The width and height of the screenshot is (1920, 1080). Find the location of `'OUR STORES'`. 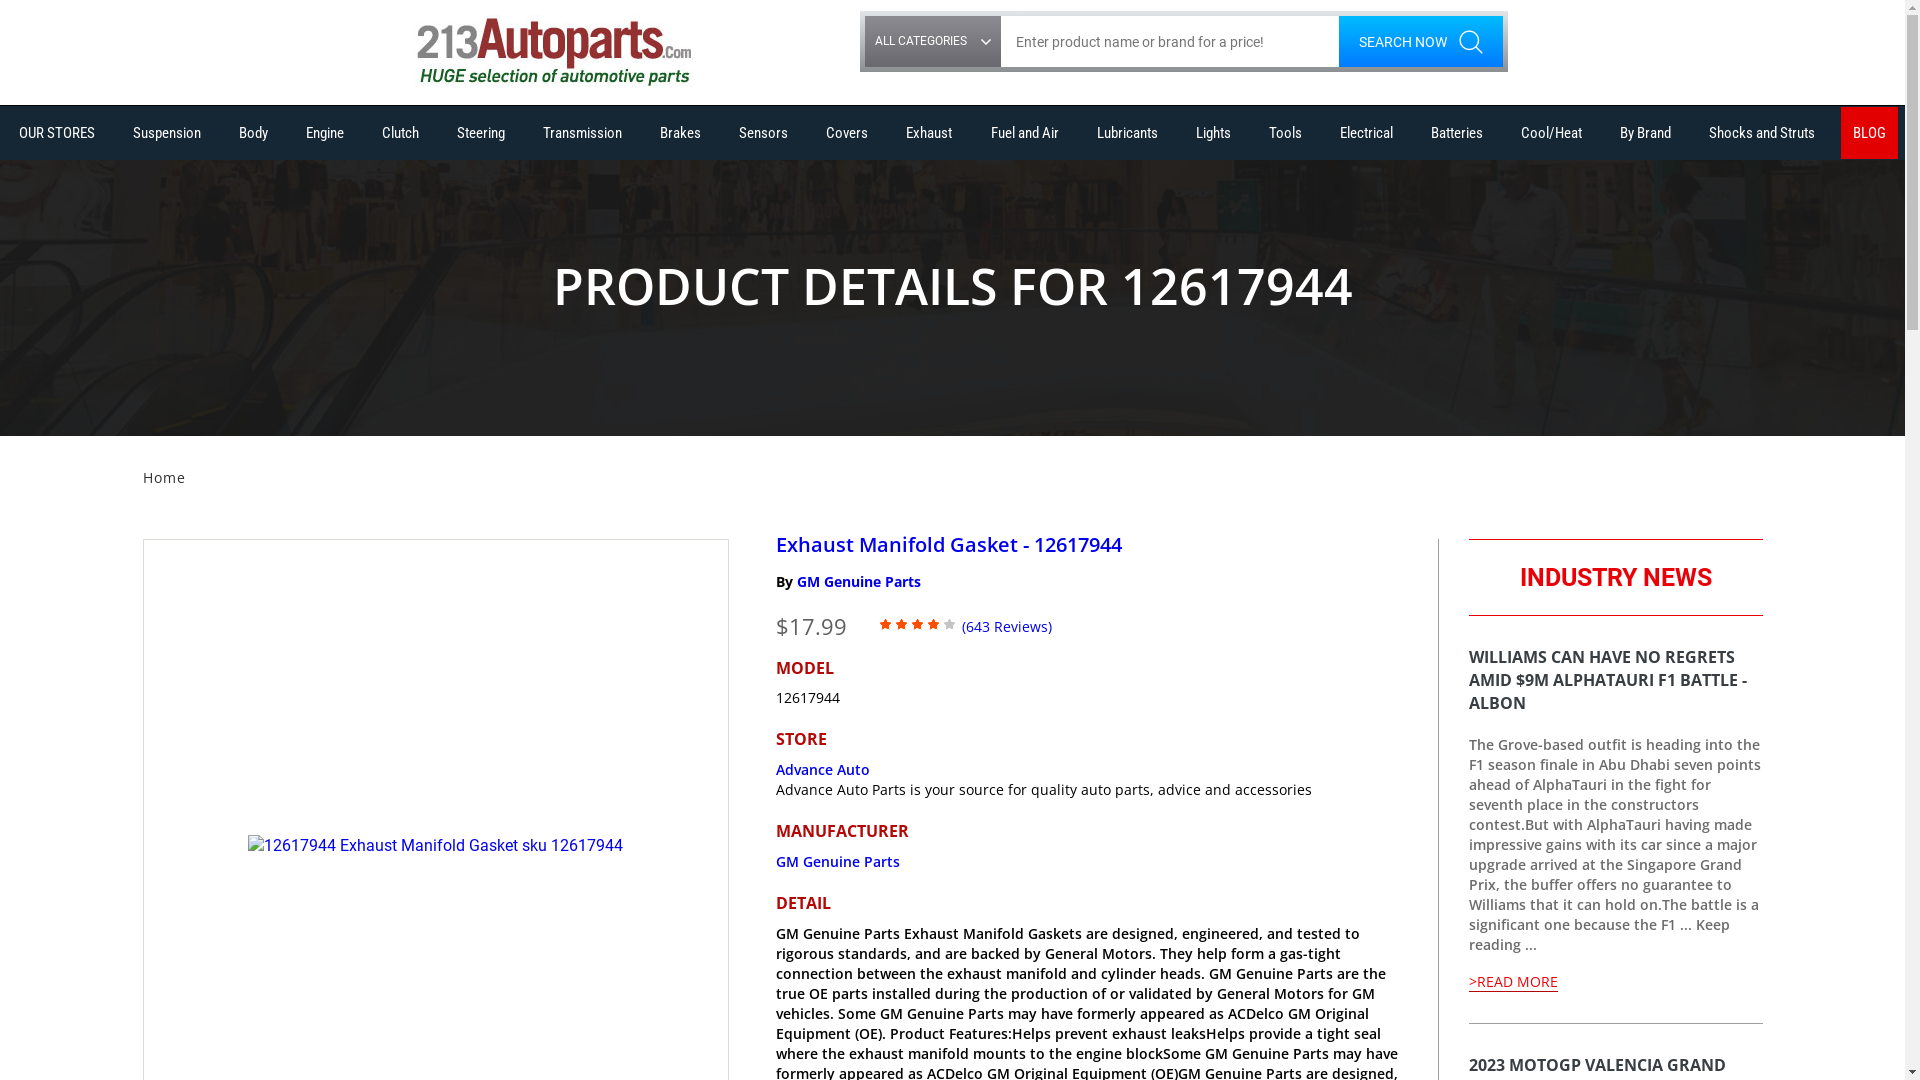

'OUR STORES' is located at coordinates (57, 132).